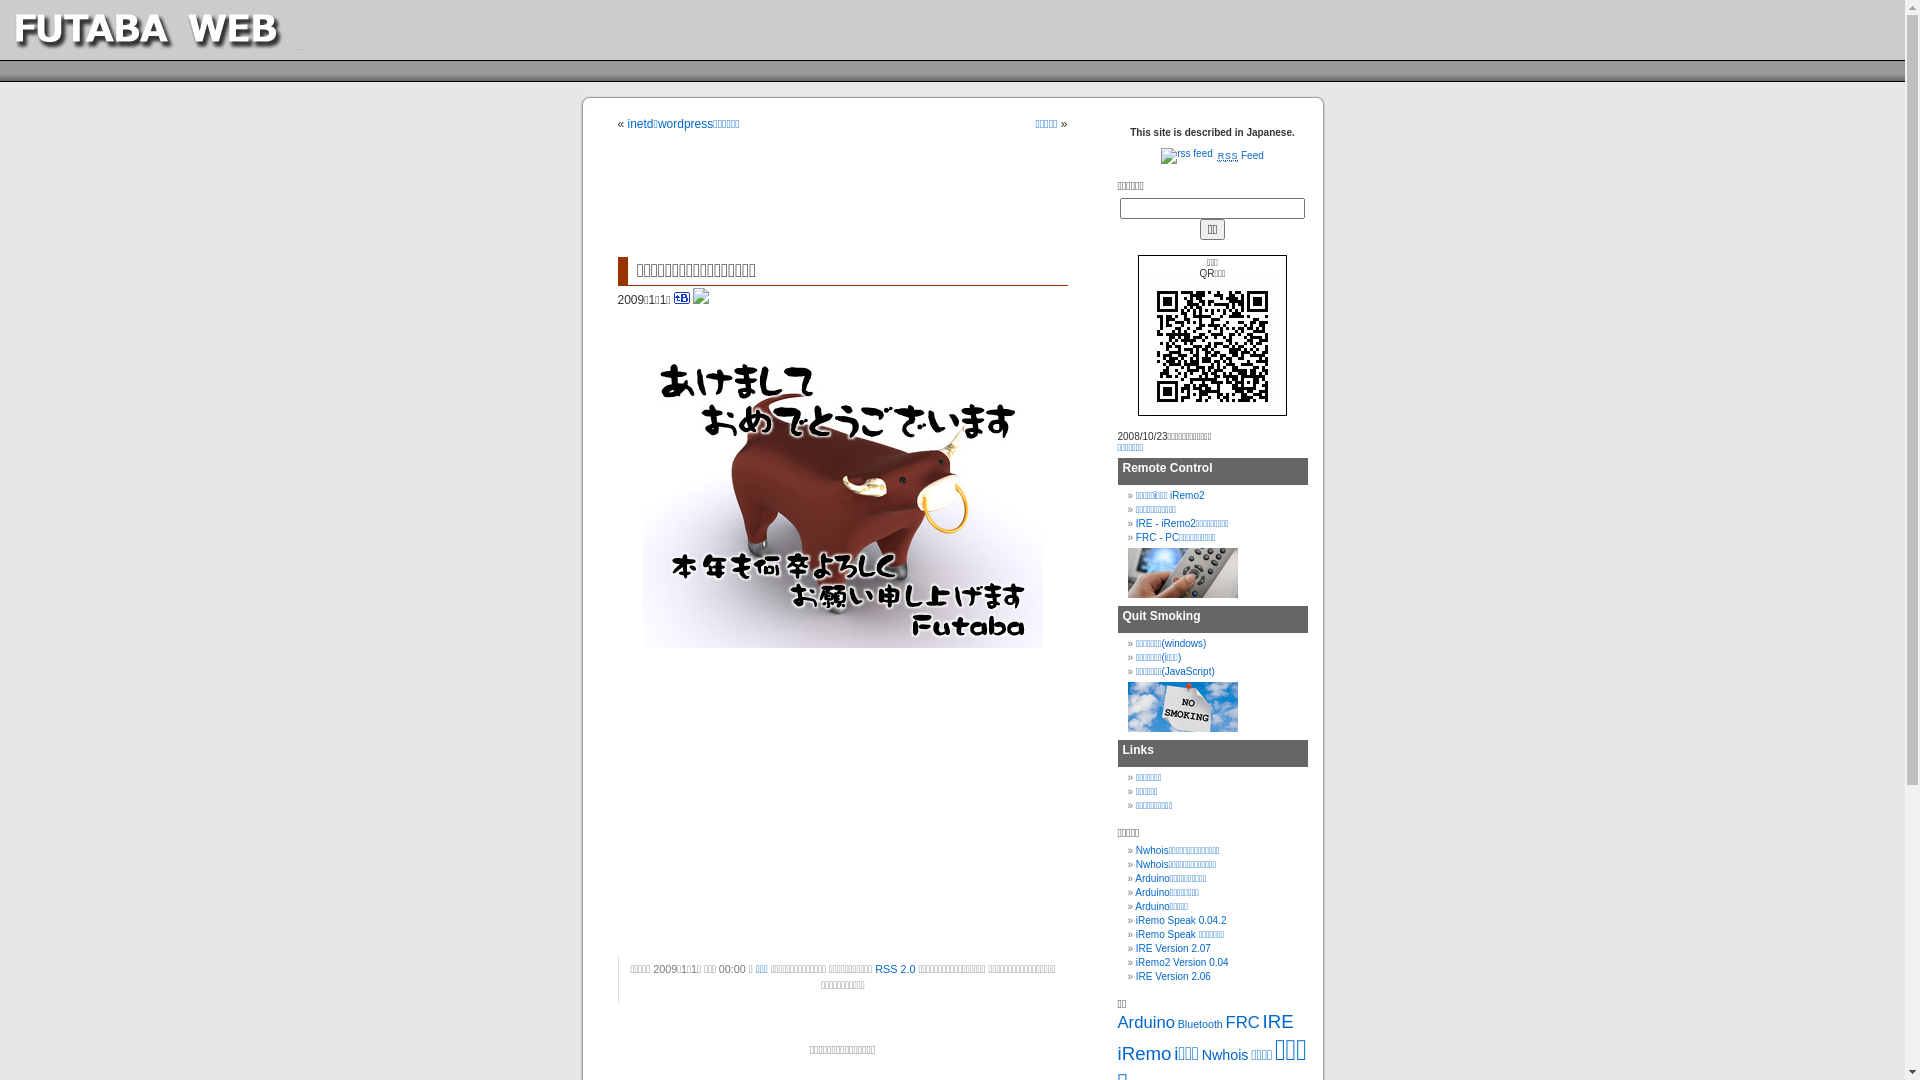 Image resolution: width=1920 pixels, height=1080 pixels. What do you see at coordinates (1277, 1021) in the screenshot?
I see `'IRE'` at bounding box center [1277, 1021].